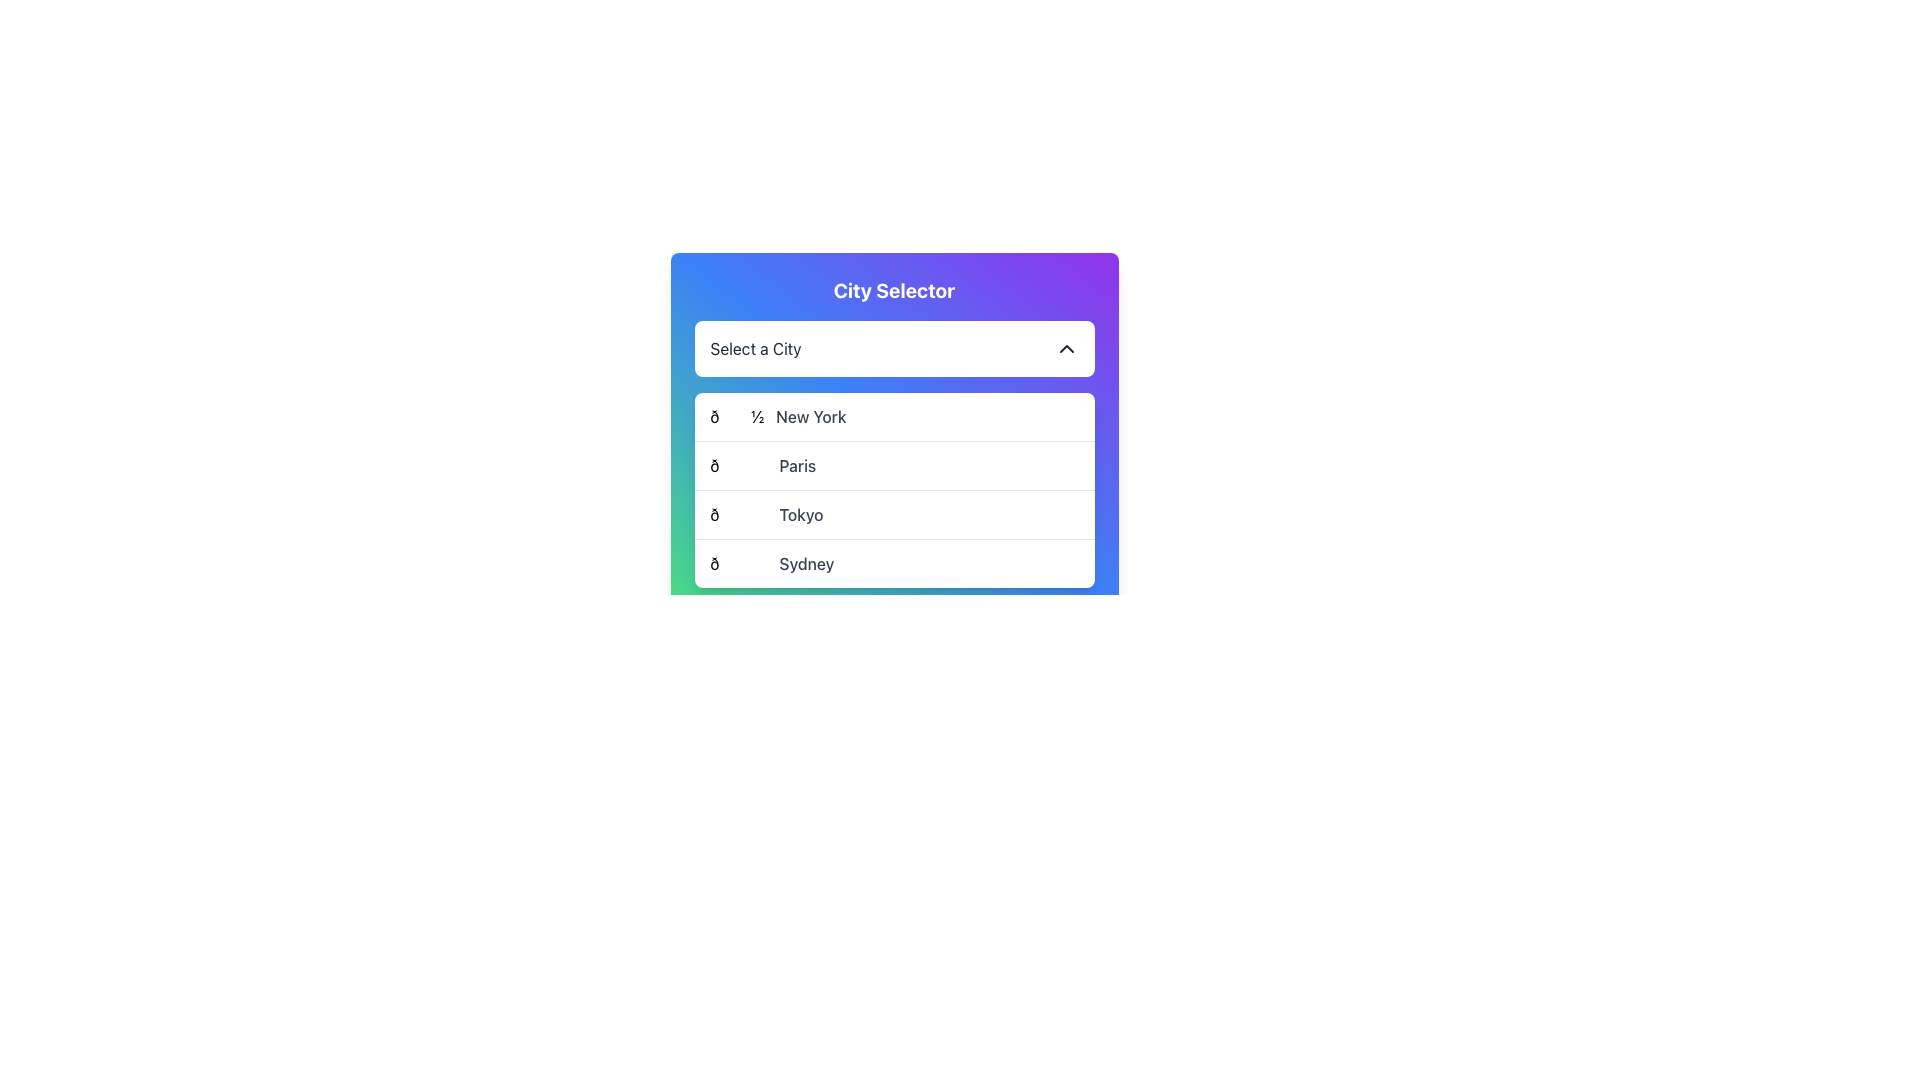 Image resolution: width=1920 pixels, height=1080 pixels. I want to click on text 'Tokyo' from the text label styled with a medium-weight font and gray color tone, located in the third row of the list of cities, aligned to the right of an emoji, so click(801, 514).